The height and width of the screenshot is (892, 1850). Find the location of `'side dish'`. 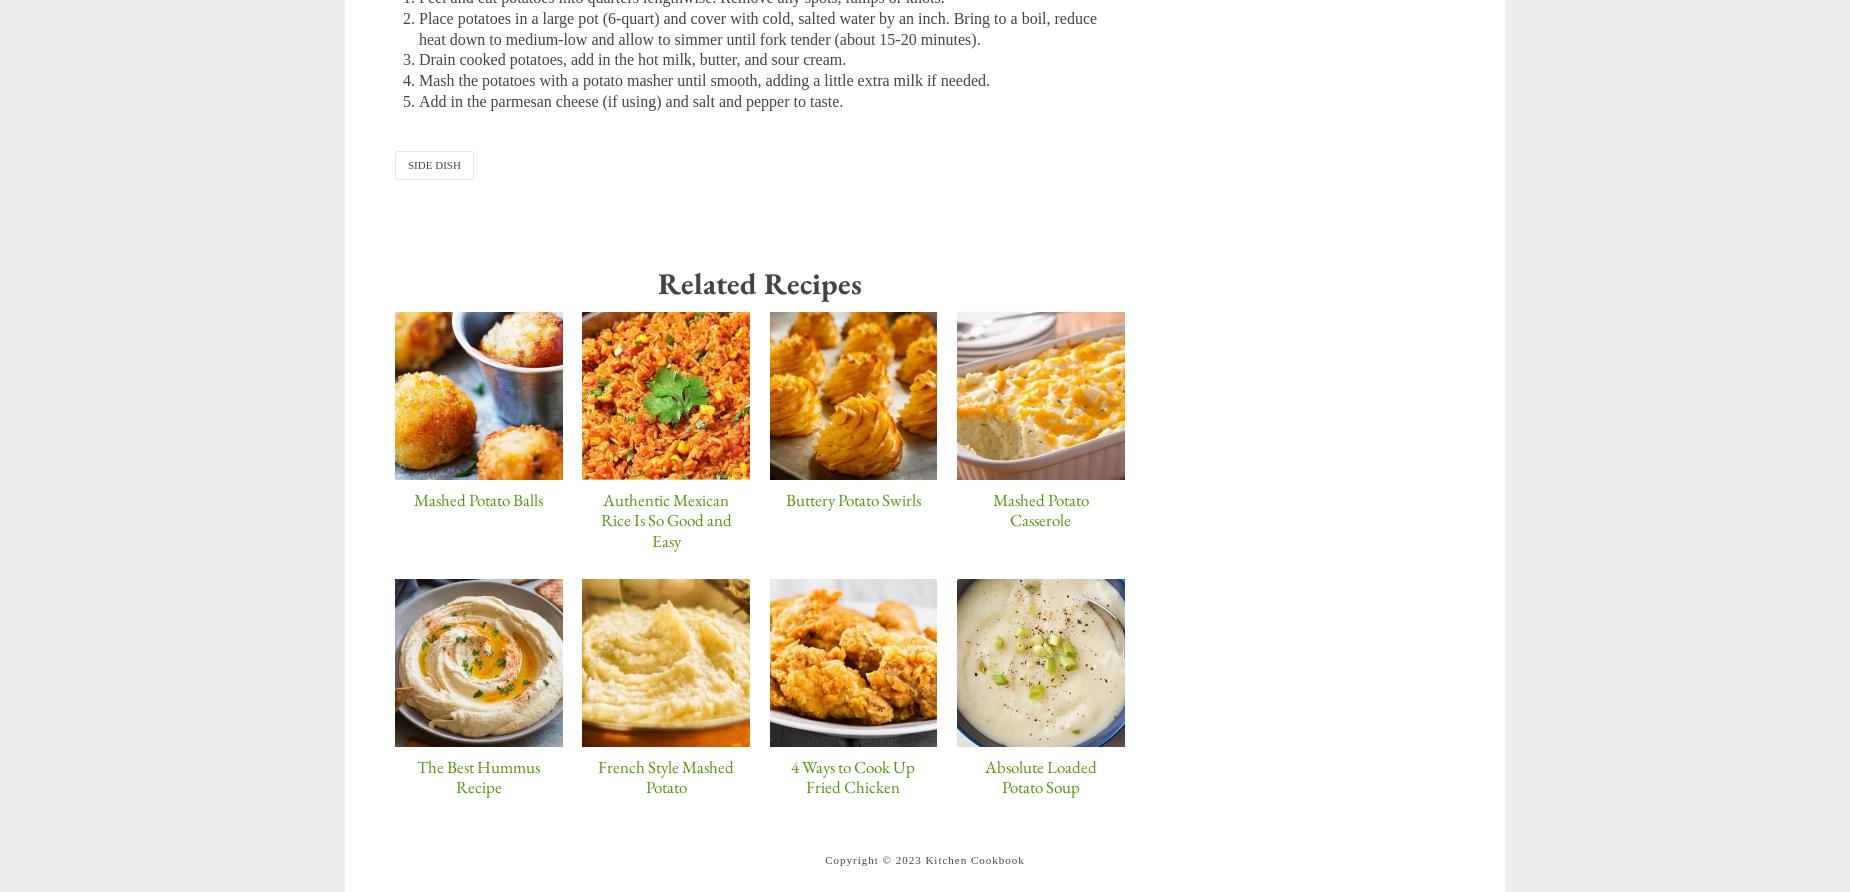

'side dish' is located at coordinates (406, 163).